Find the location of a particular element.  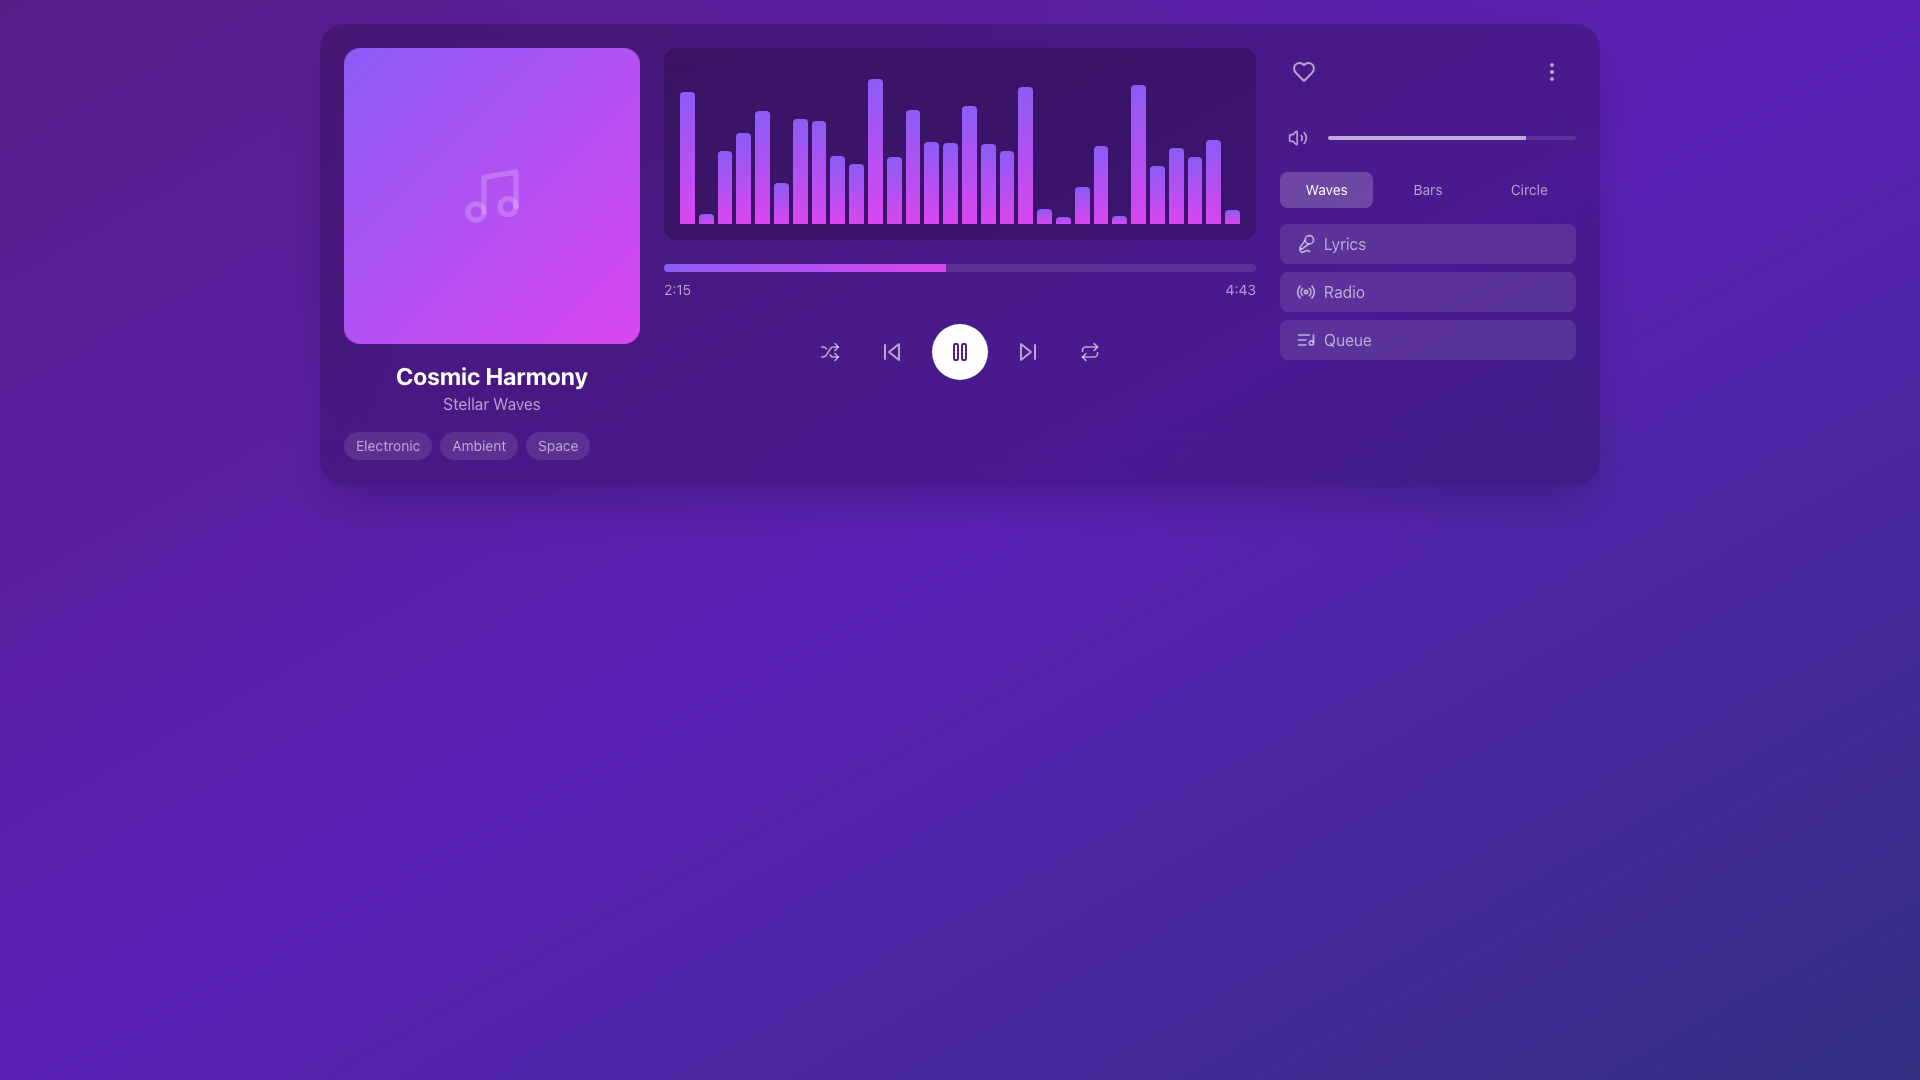

the Radio icon located in the middle button of the vertically aligned buttons labeled 'Lyrics', 'Radio', and 'Queue' is located at coordinates (1305, 292).